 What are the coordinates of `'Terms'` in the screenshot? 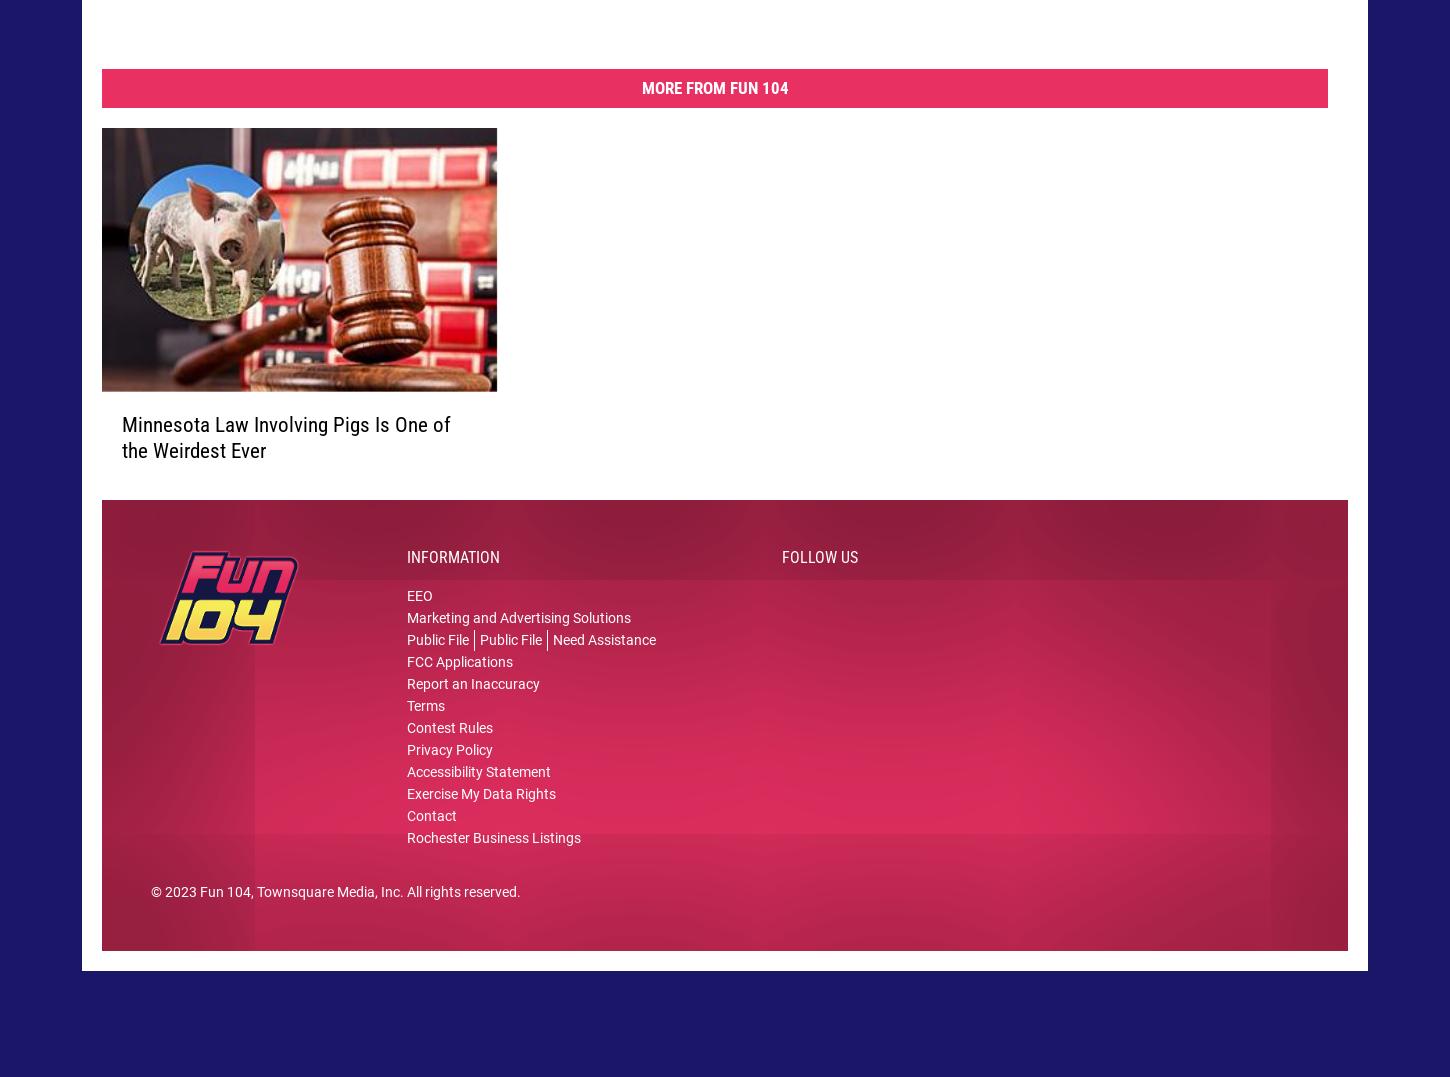 It's located at (425, 722).